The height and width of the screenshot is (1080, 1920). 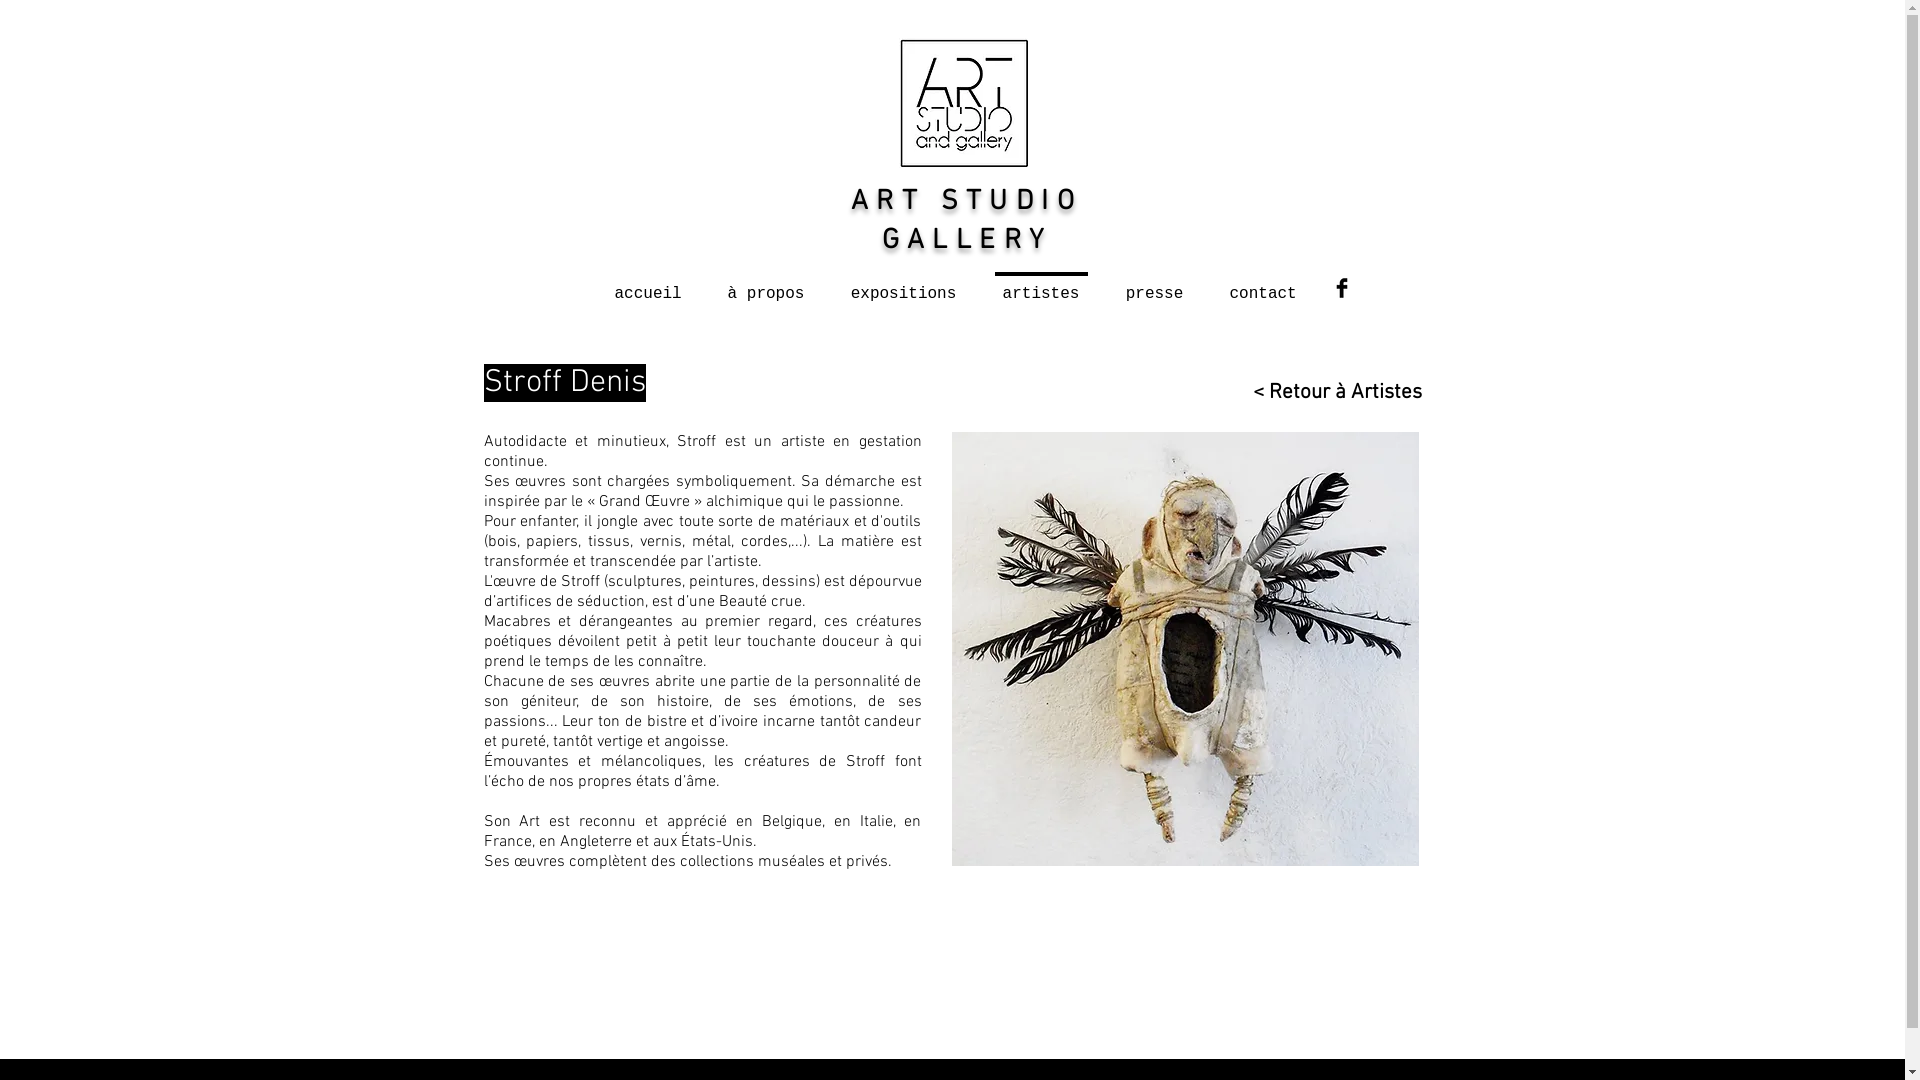 What do you see at coordinates (1261, 285) in the screenshot?
I see `'contact'` at bounding box center [1261, 285].